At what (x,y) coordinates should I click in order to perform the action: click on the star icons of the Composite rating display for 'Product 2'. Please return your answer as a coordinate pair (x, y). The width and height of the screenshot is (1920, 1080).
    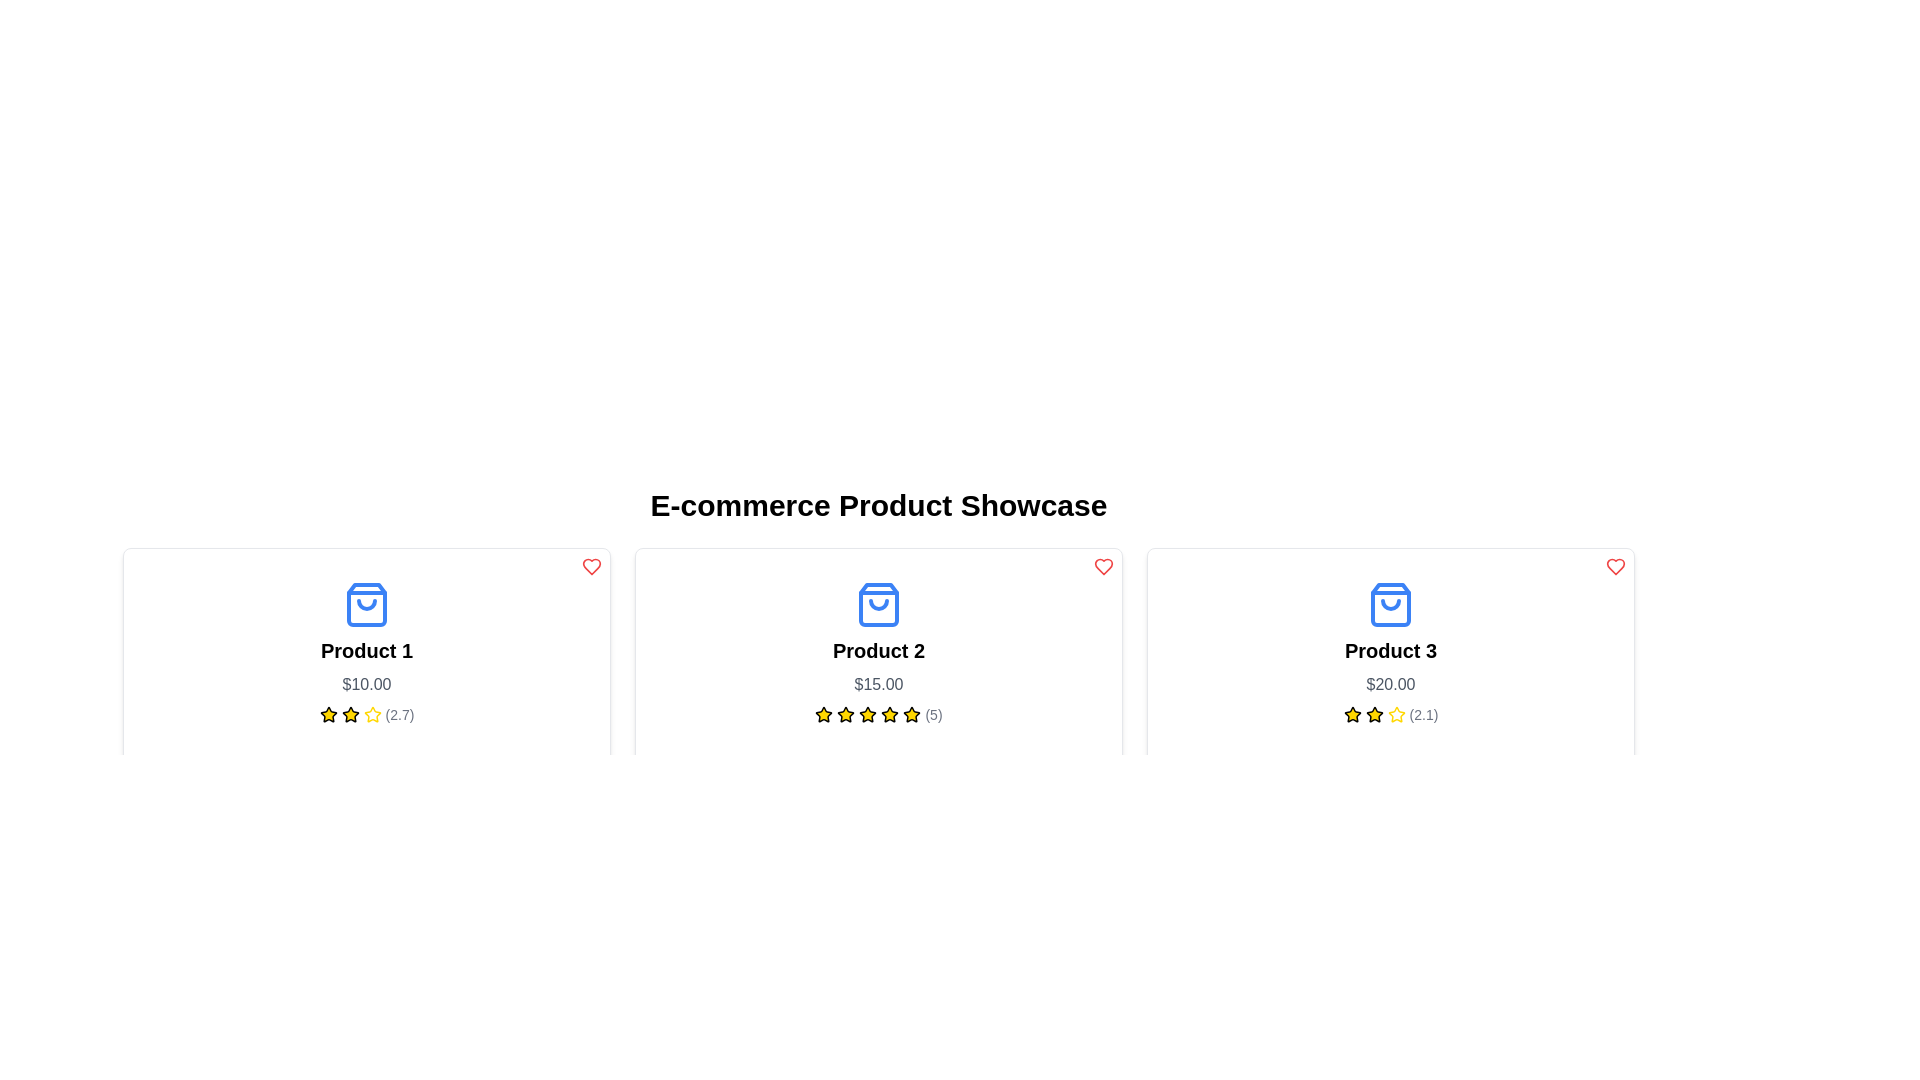
    Looking at the image, I should click on (878, 713).